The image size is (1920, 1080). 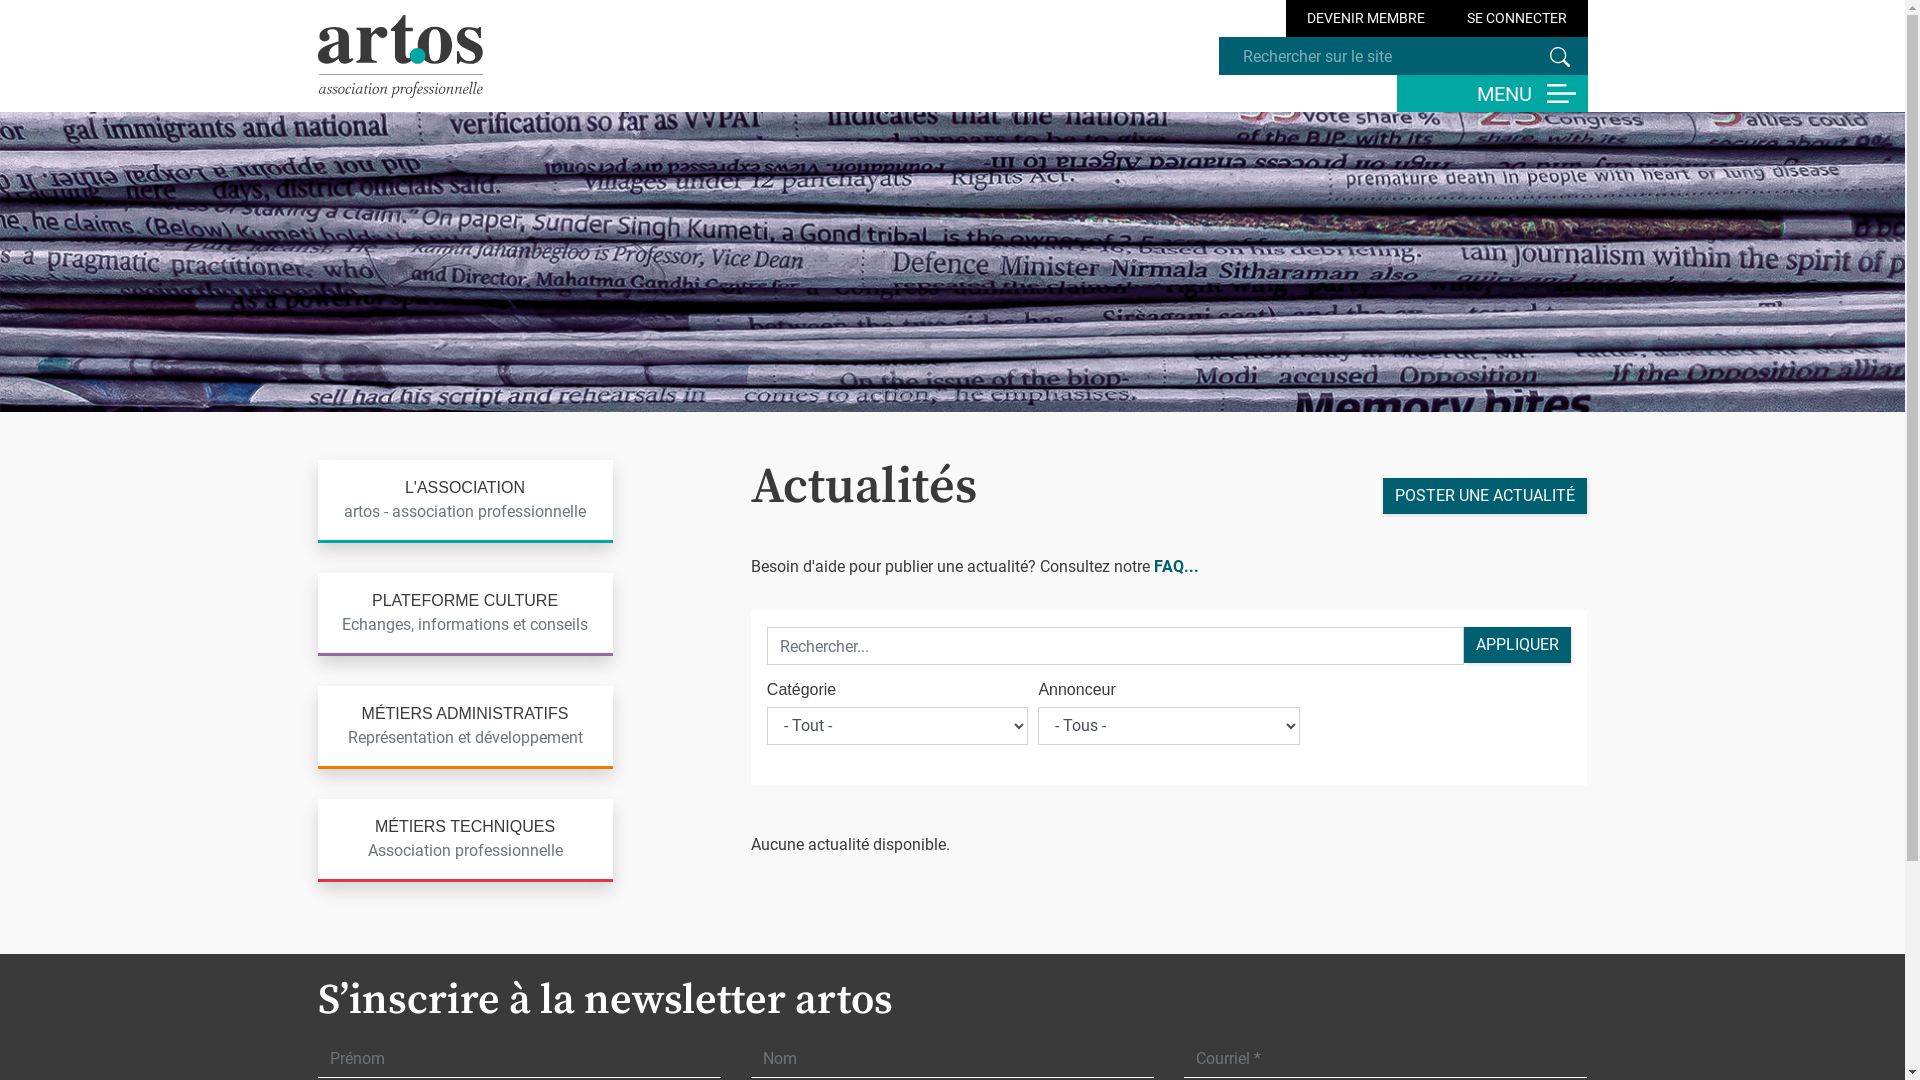 I want to click on 'FAQ...', so click(x=1153, y=566).